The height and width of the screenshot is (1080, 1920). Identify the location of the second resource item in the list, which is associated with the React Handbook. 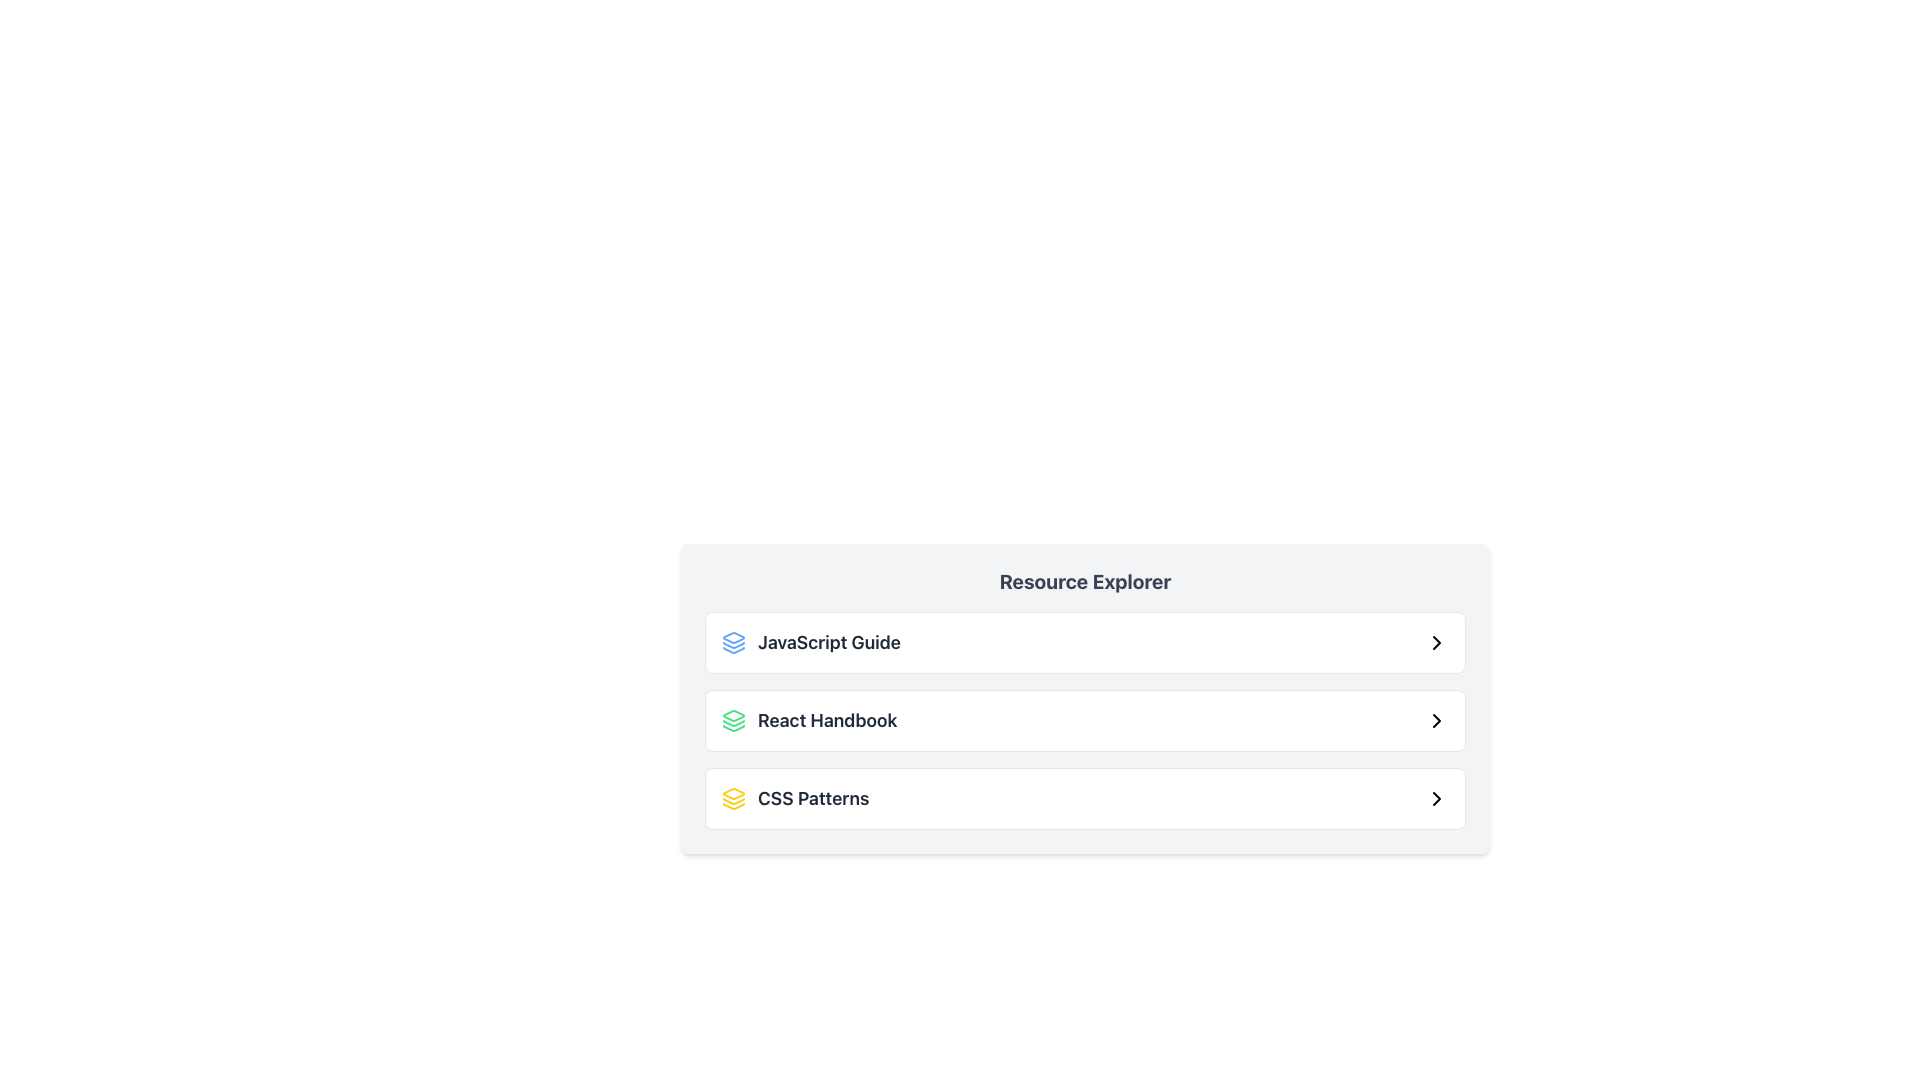
(809, 721).